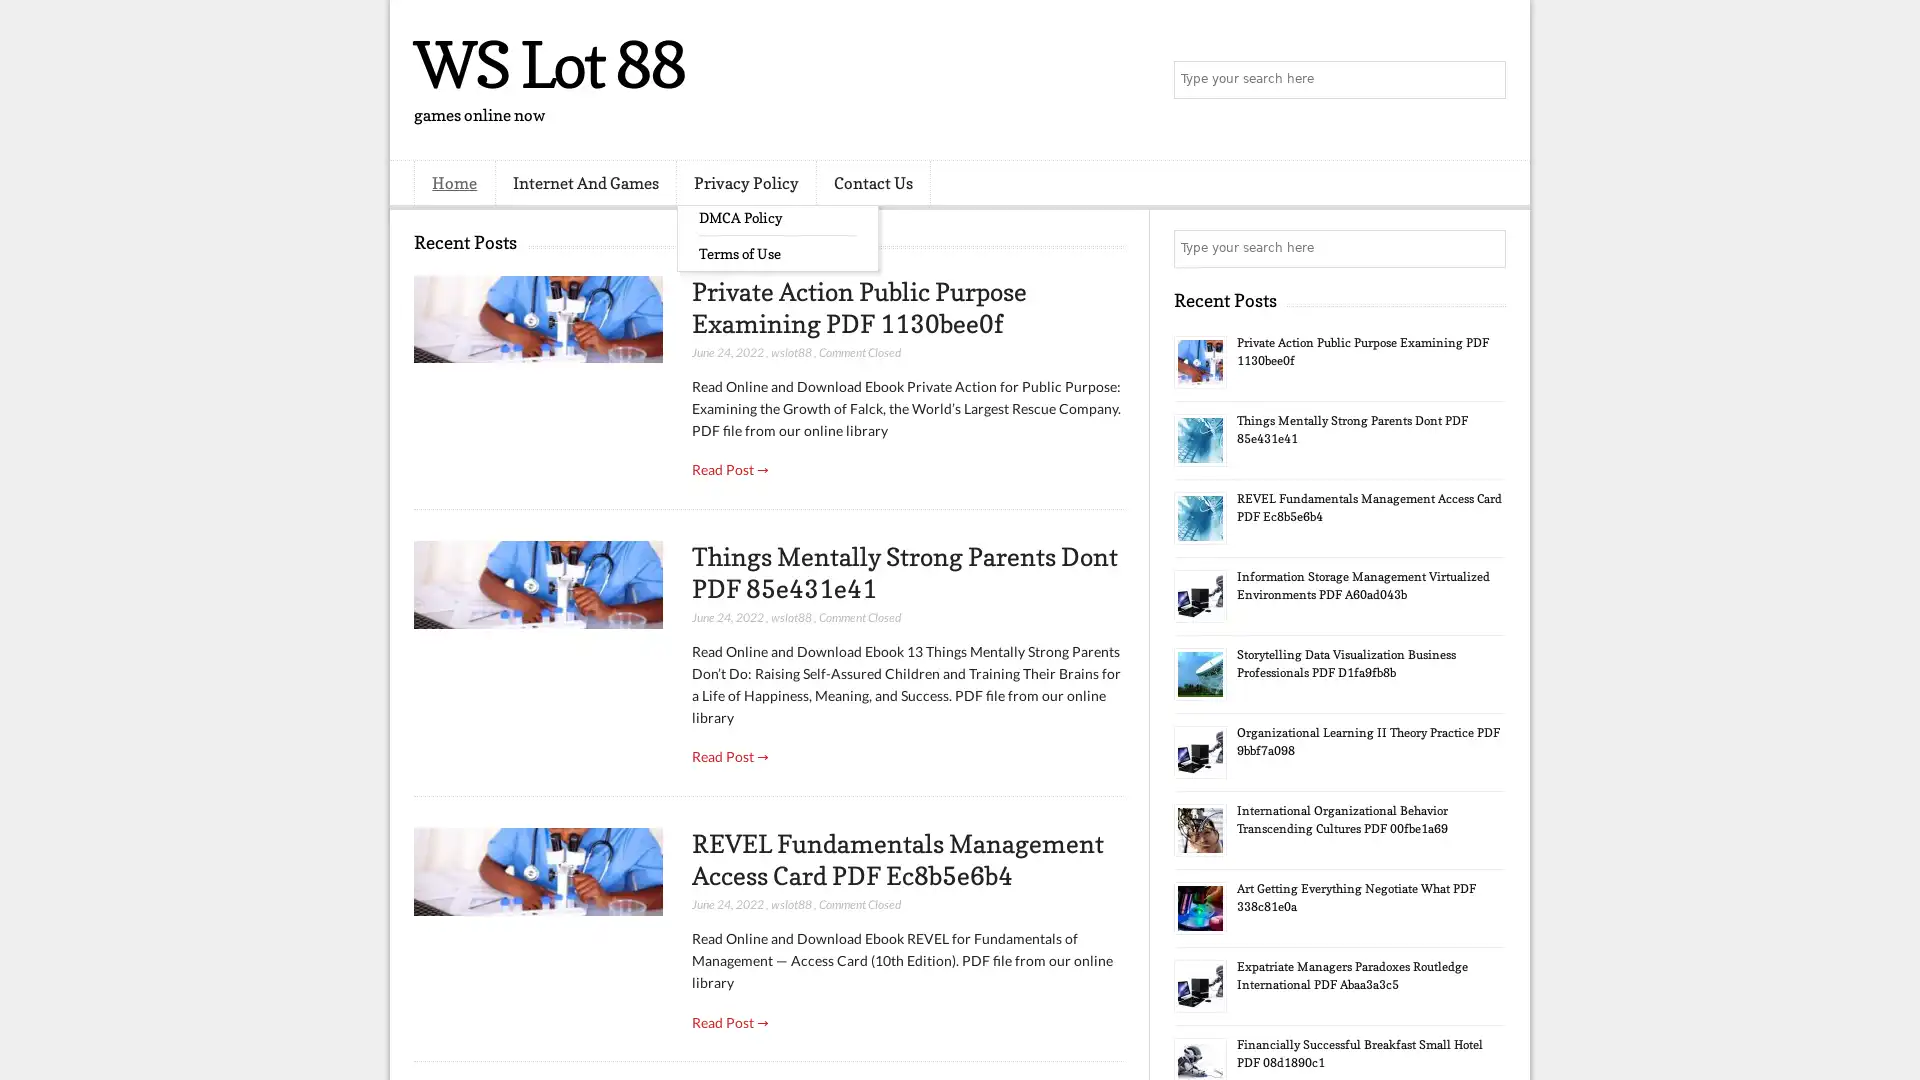  What do you see at coordinates (1485, 248) in the screenshot?
I see `Search` at bounding box center [1485, 248].